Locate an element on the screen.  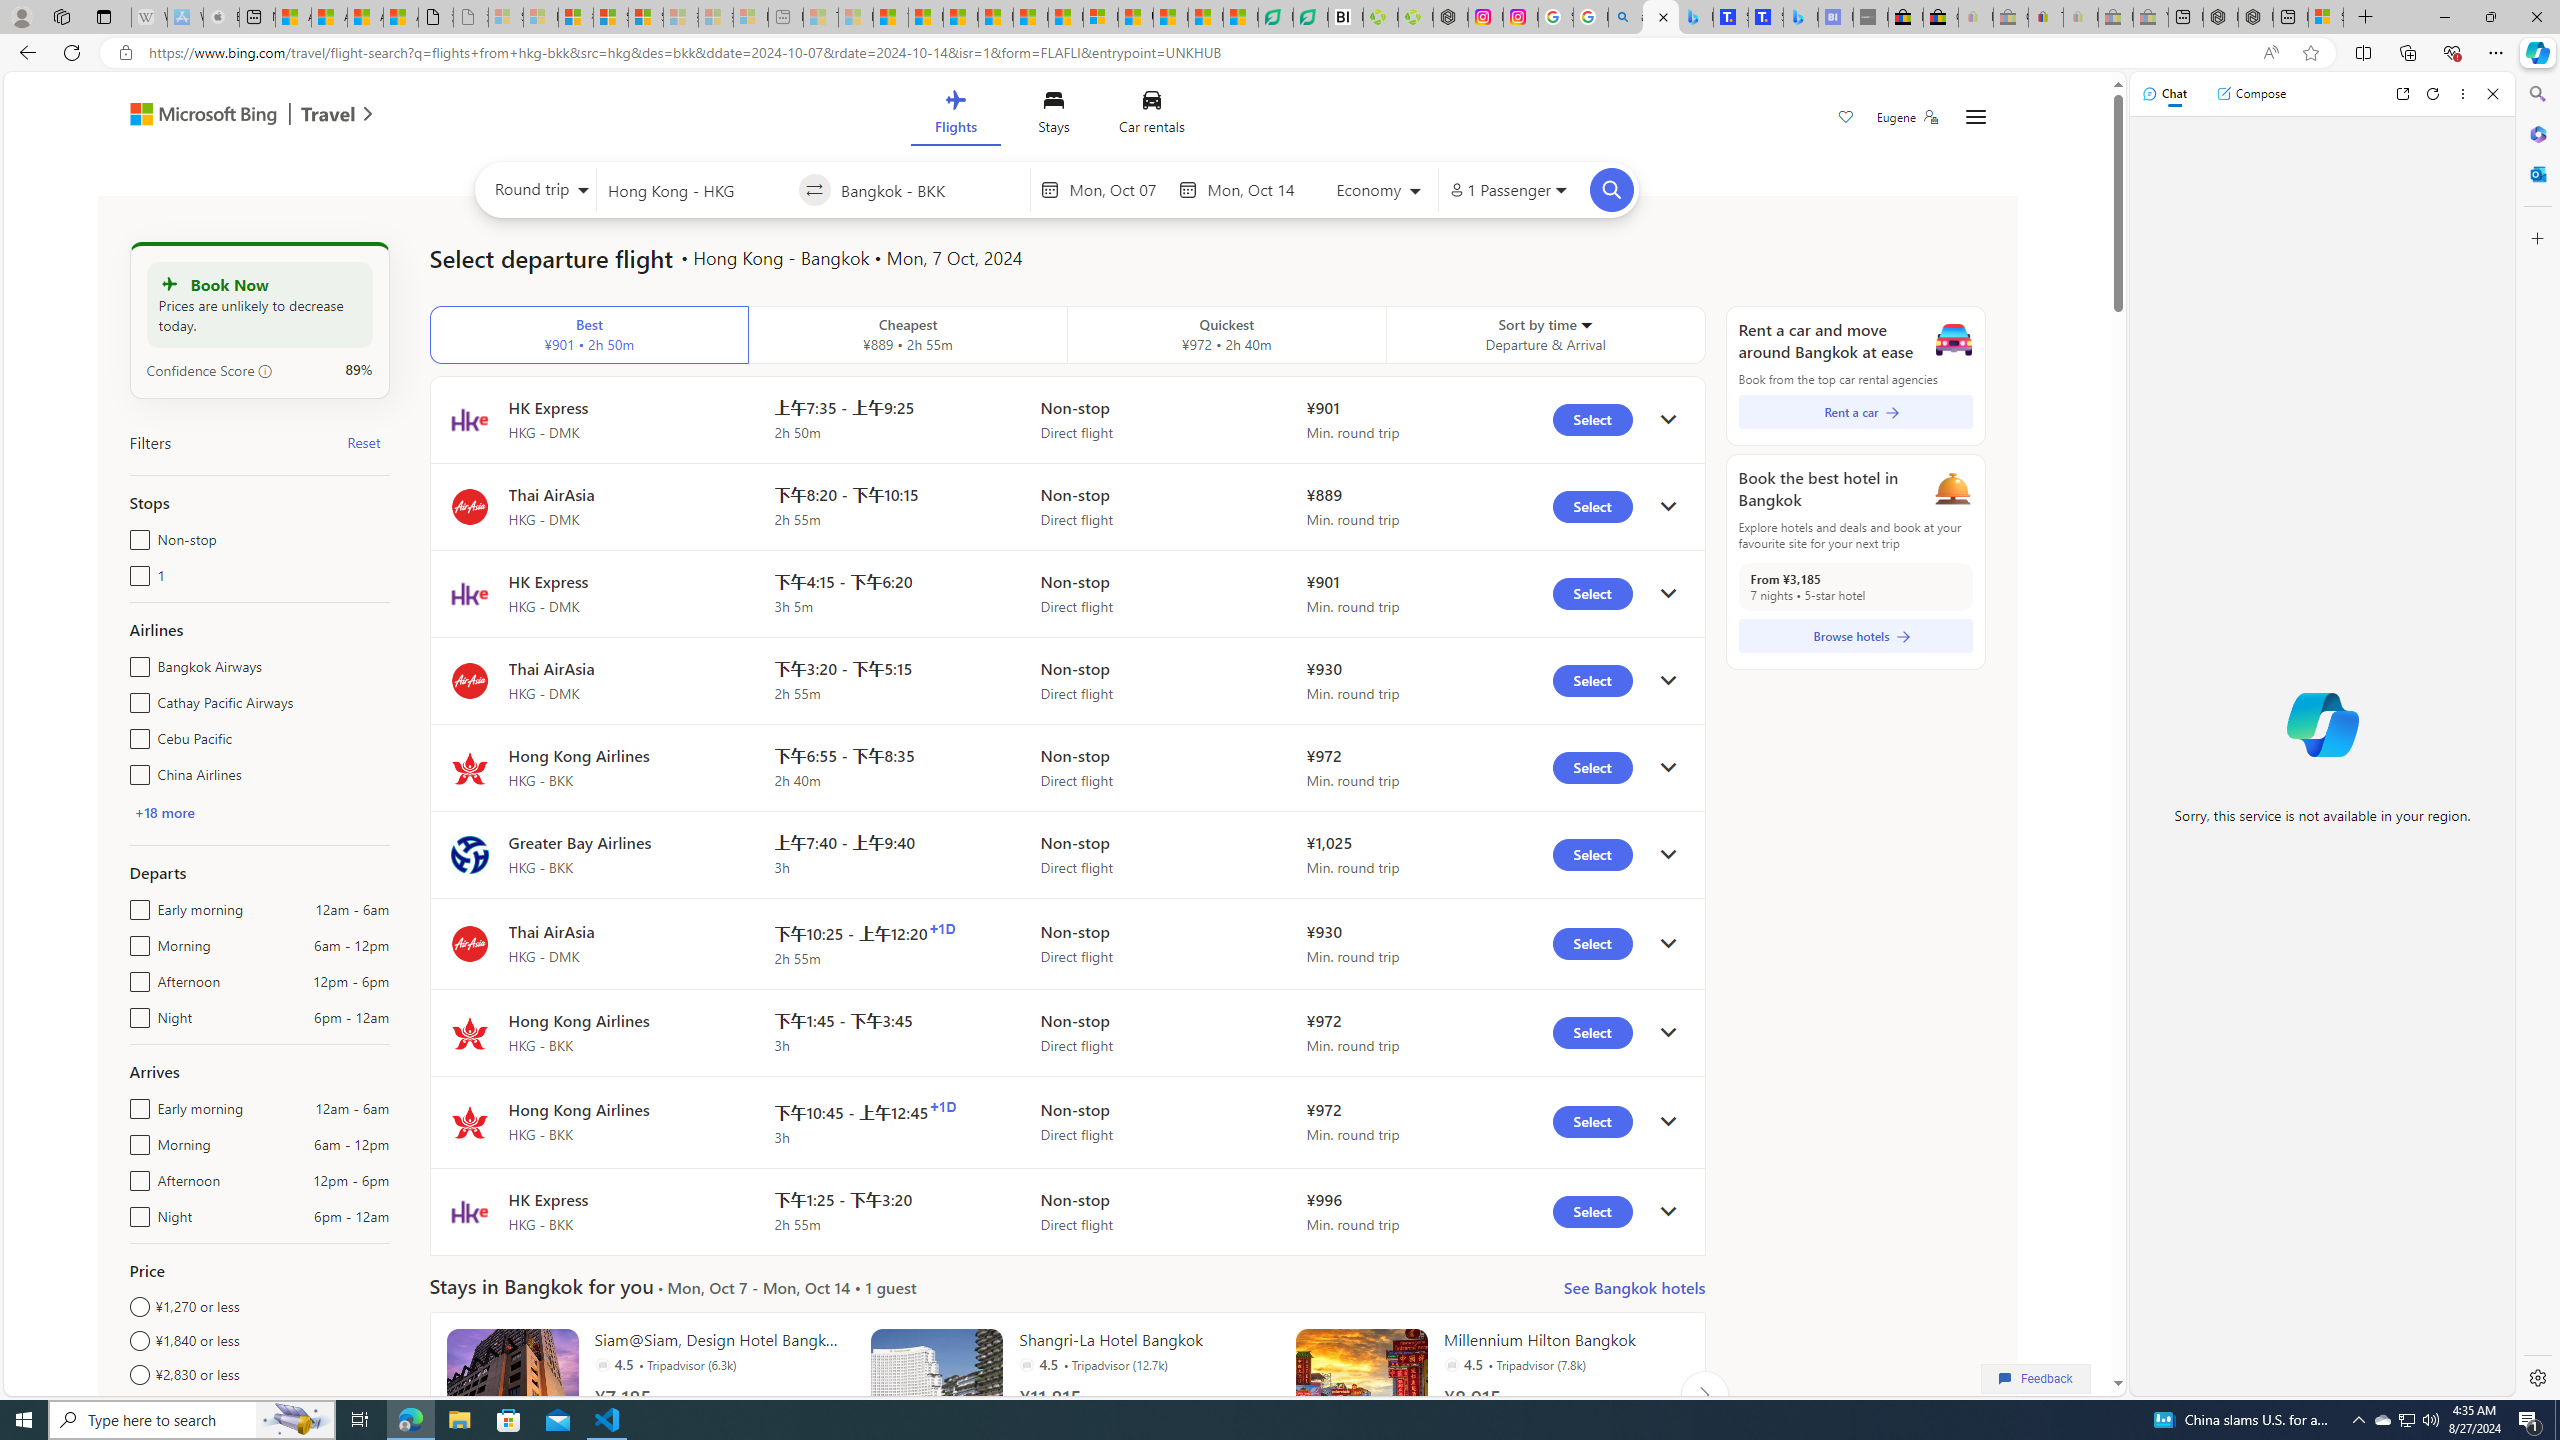
'+18 more' is located at coordinates (163, 811).